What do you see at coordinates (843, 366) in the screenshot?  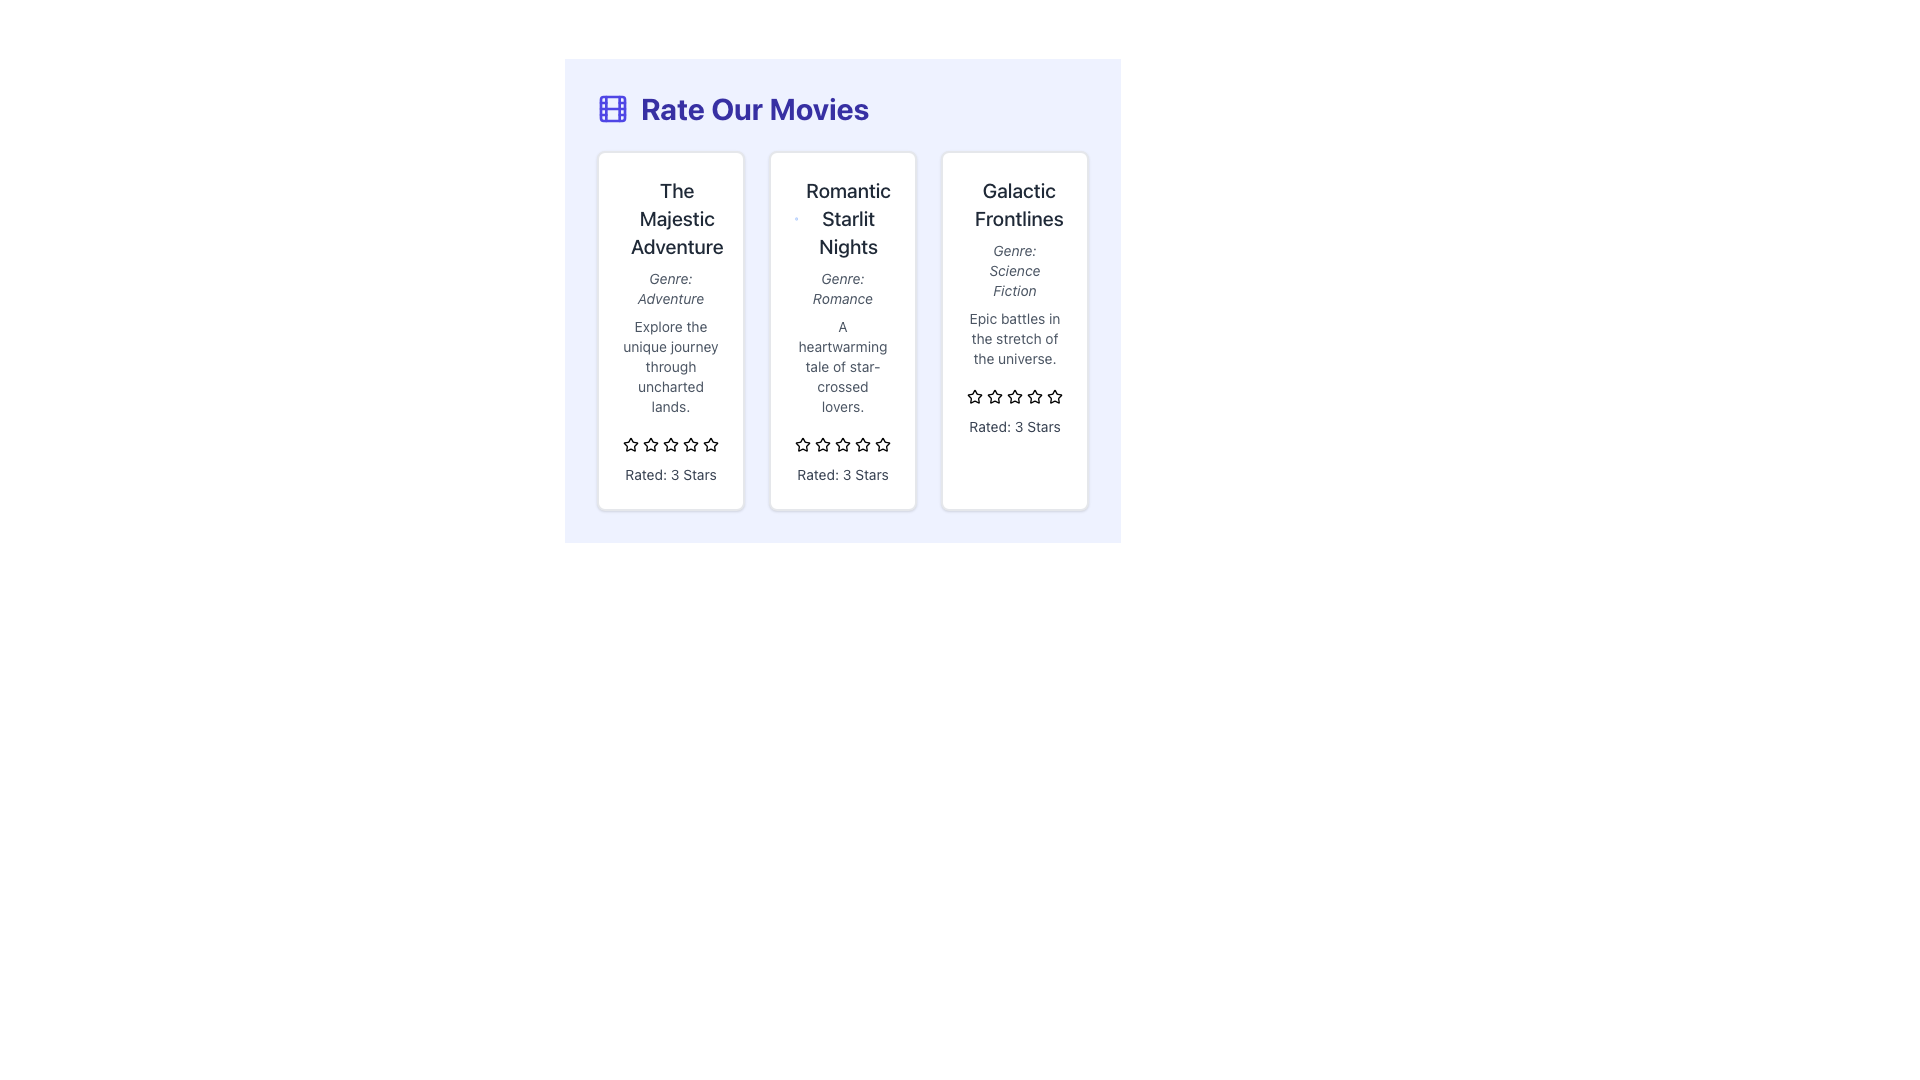 I see `description text block for the movie 'Romantic Starlit Nights', which is located below the 'Genre: Romance' line and above the star rating section` at bounding box center [843, 366].